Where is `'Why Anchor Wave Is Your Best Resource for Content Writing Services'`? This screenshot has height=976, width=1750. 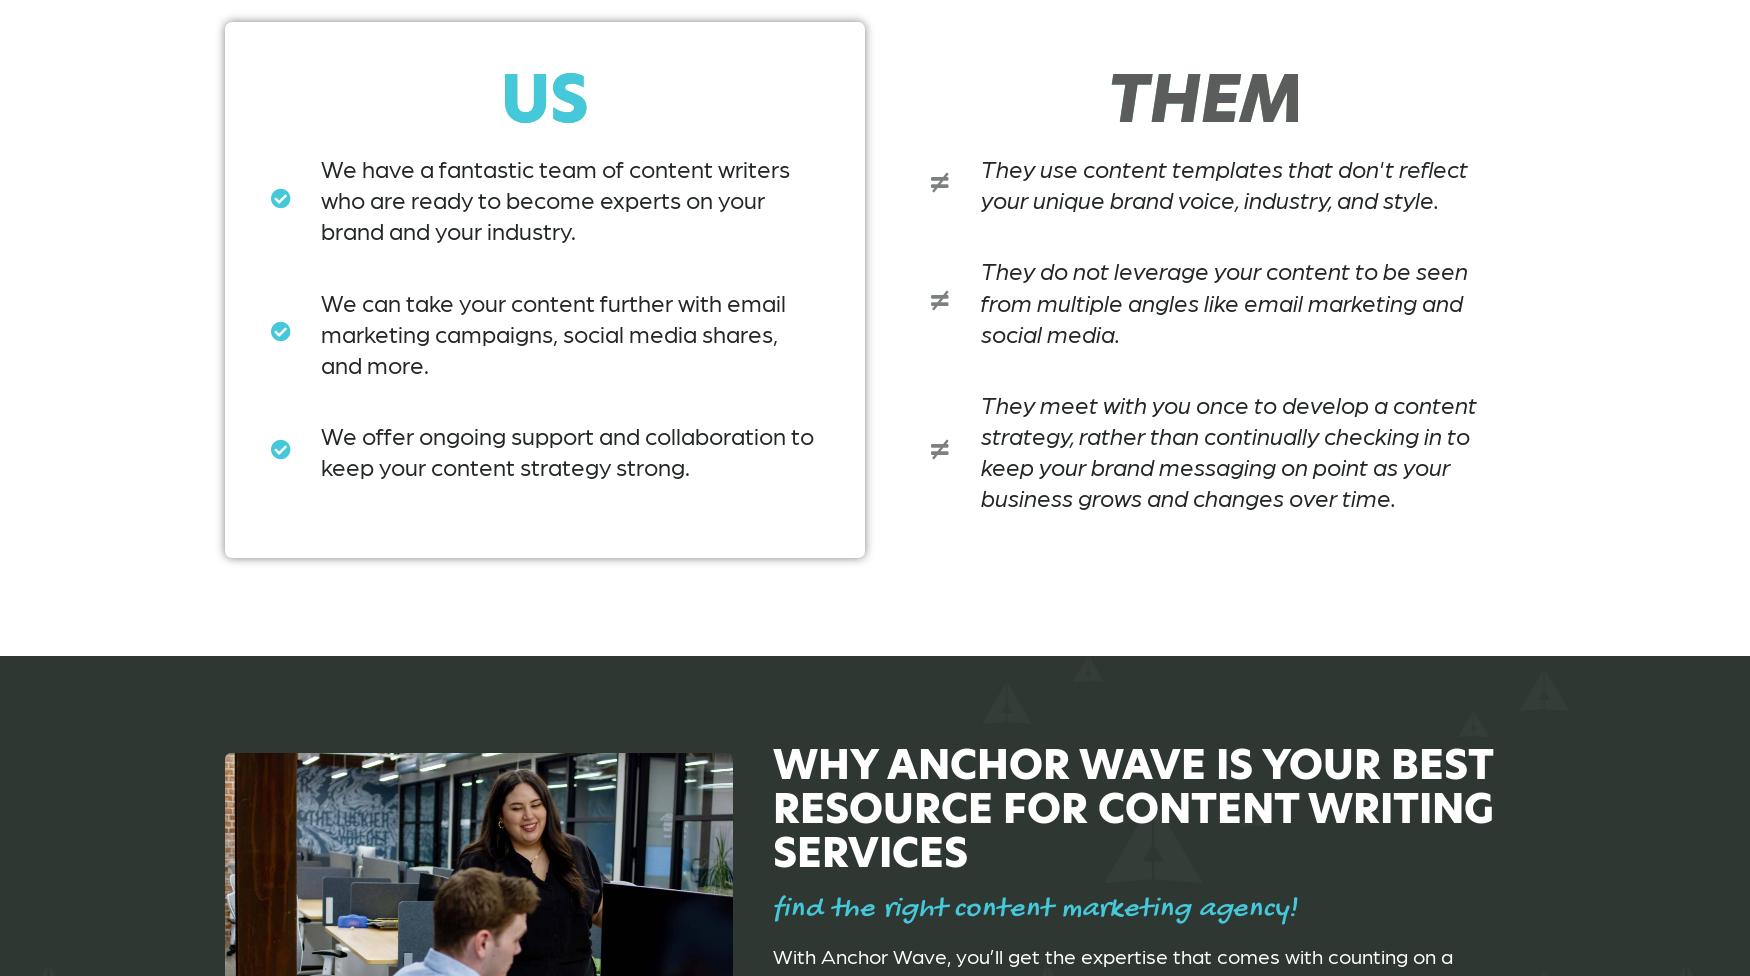 'Why Anchor Wave Is Your Best Resource for Content Writing Services' is located at coordinates (1132, 809).